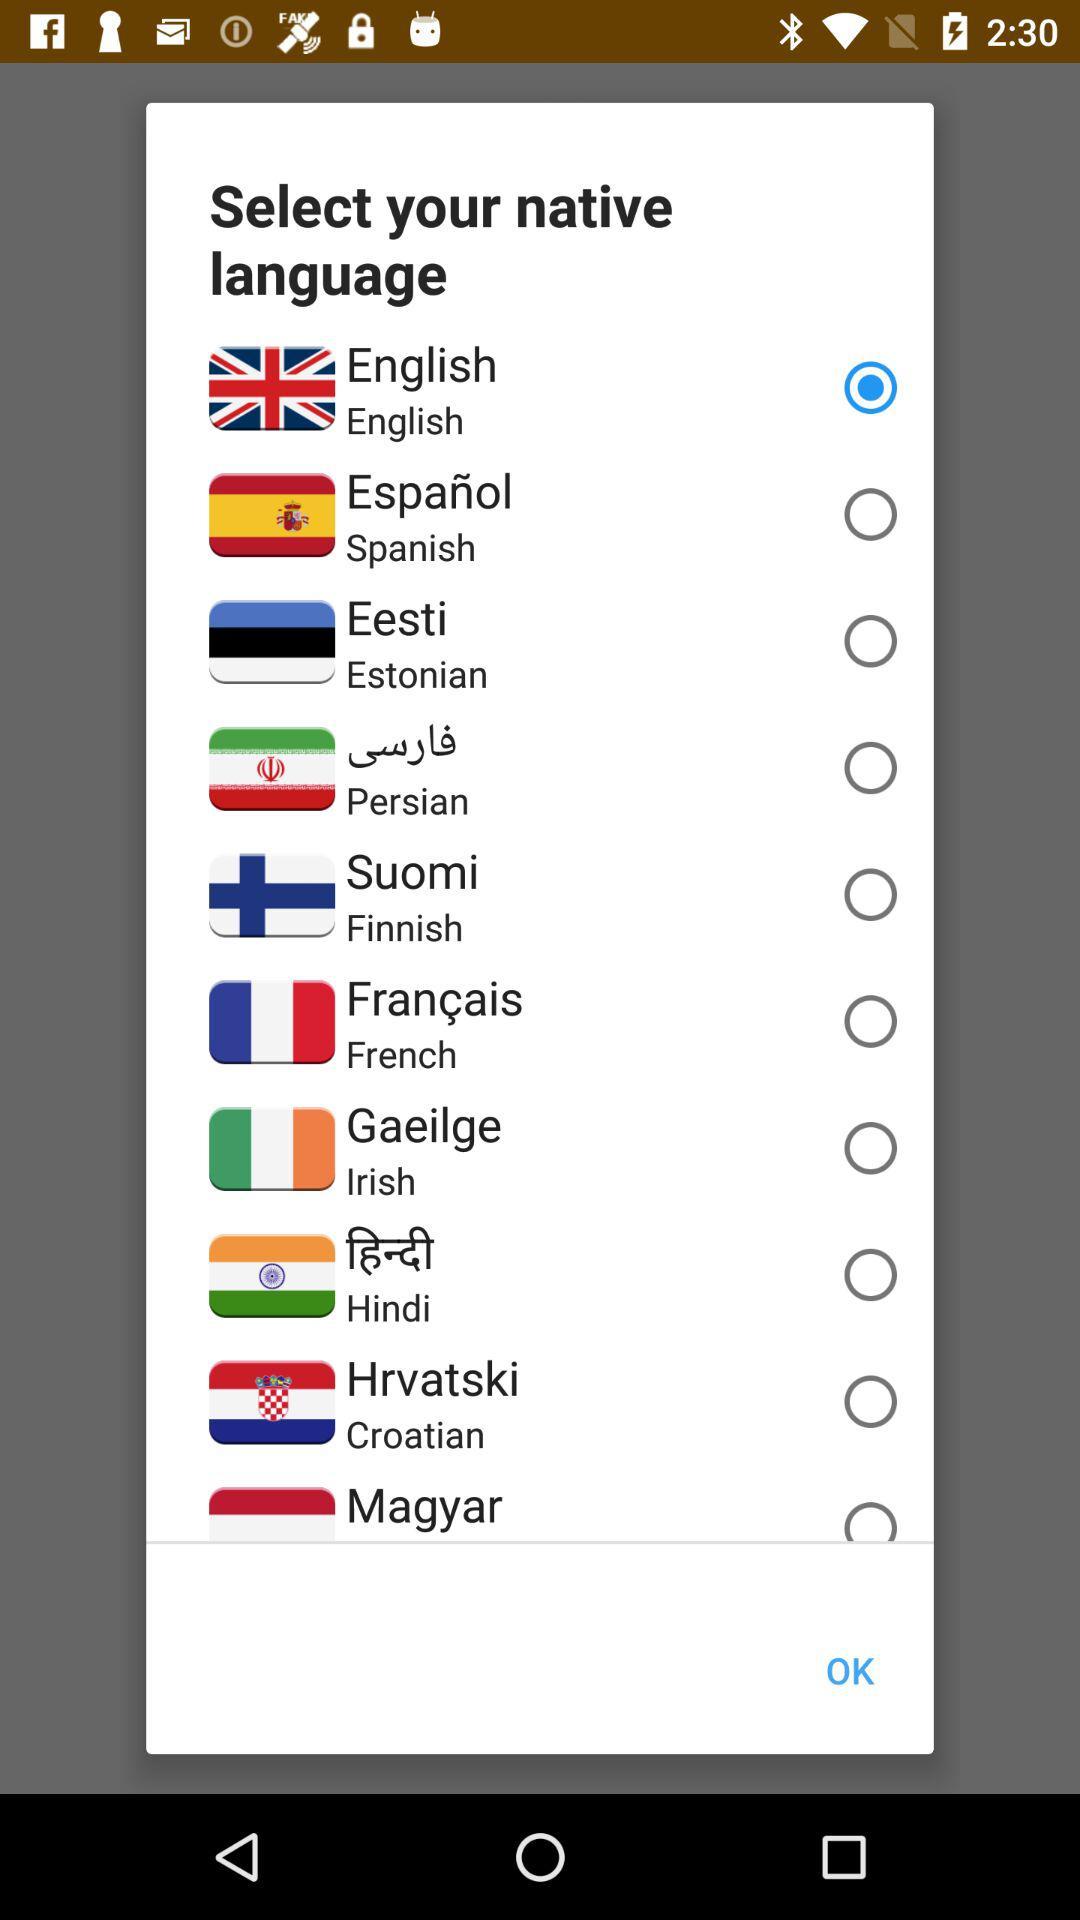 This screenshot has height=1920, width=1080. I want to click on app below magyar item, so click(429, 1537).